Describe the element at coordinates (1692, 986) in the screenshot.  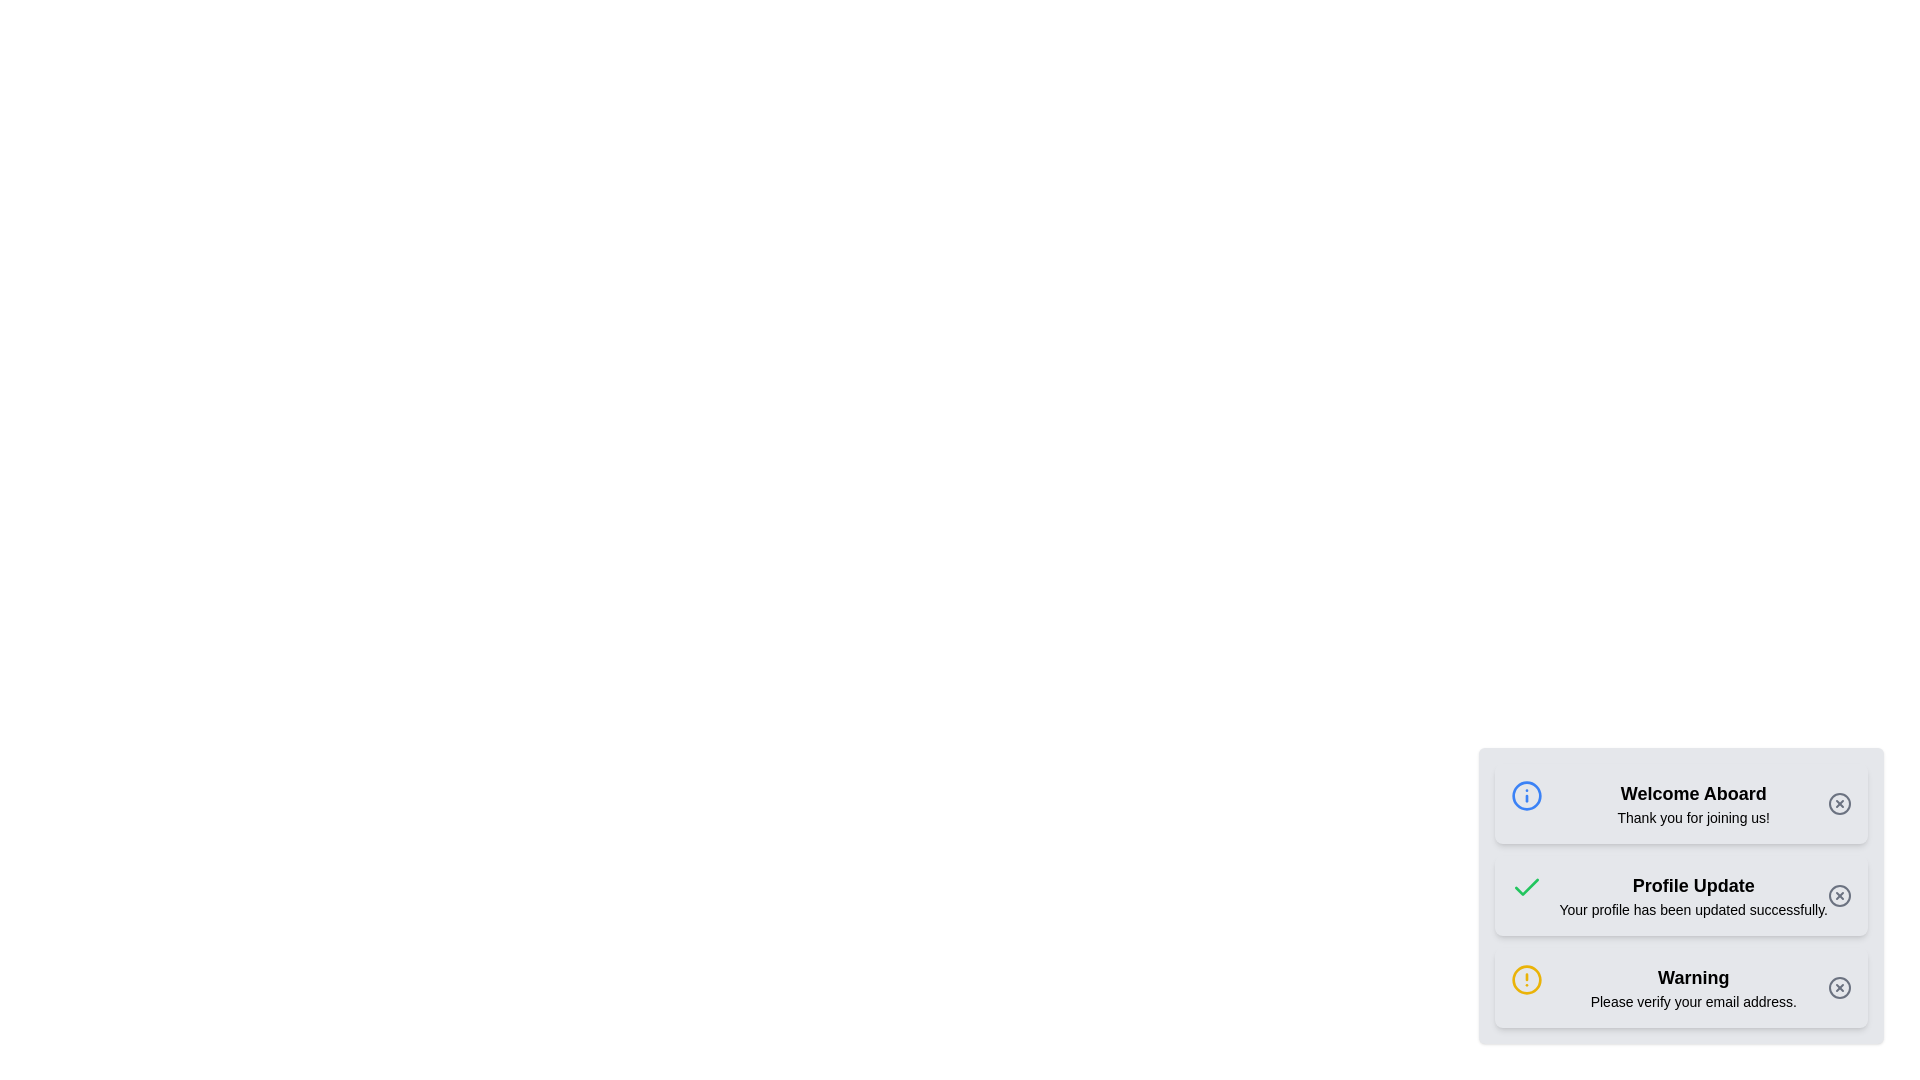
I see `and comprehend the warning message displayed in the third notification card, which includes the bold text 'Warning' and the smaller text 'Please verify your email address.'` at that location.